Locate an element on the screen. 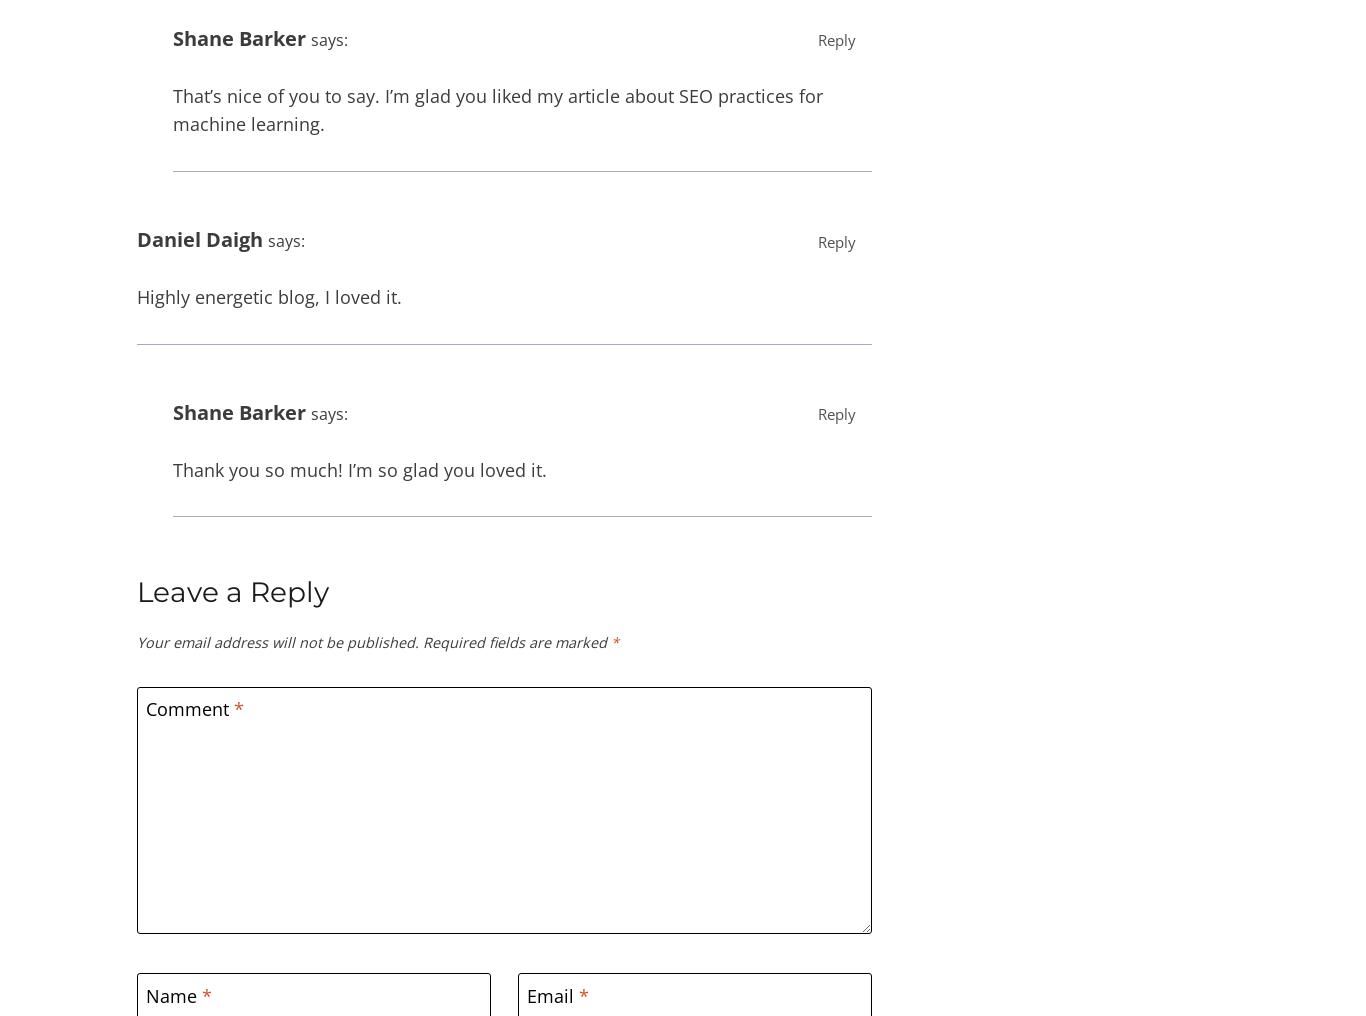 The image size is (1366, 1016). 'Name' is located at coordinates (173, 995).